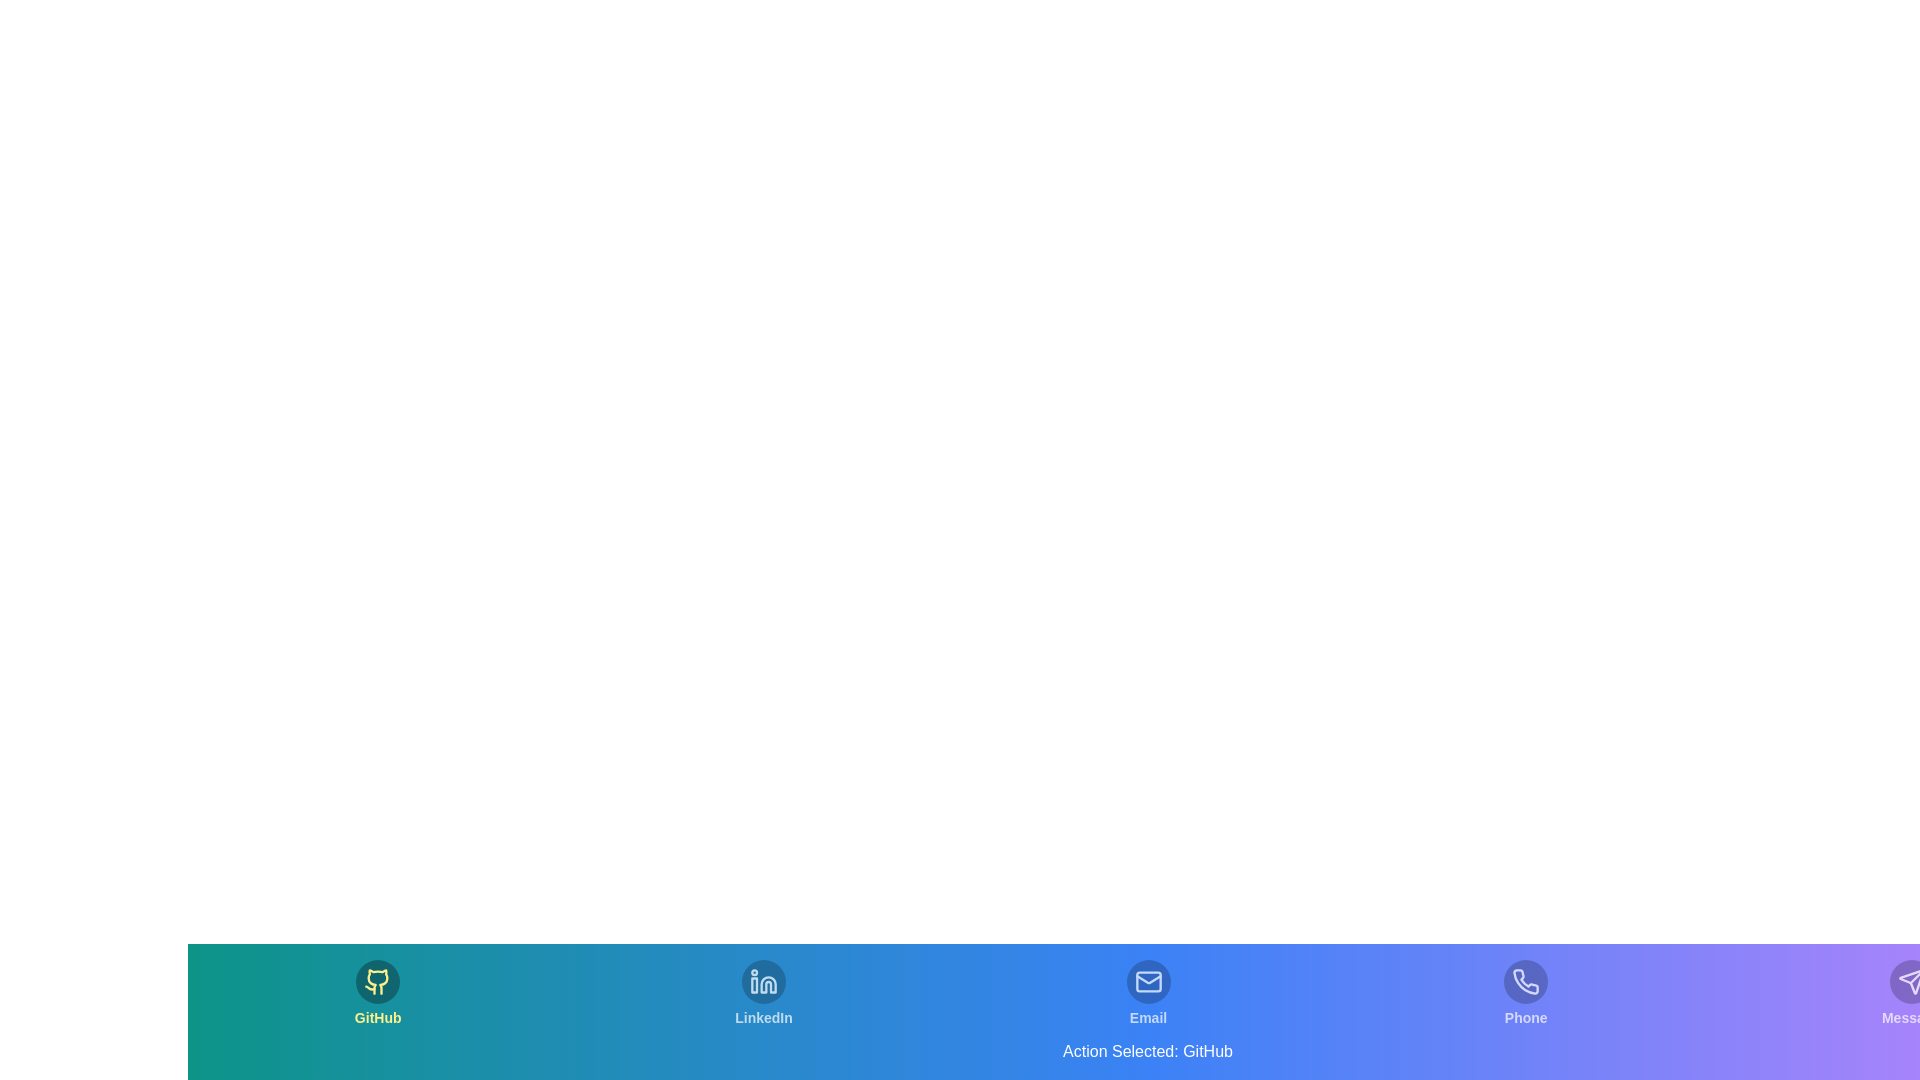  What do you see at coordinates (1148, 994) in the screenshot?
I see `the tab labeled Email to switch to that section` at bounding box center [1148, 994].